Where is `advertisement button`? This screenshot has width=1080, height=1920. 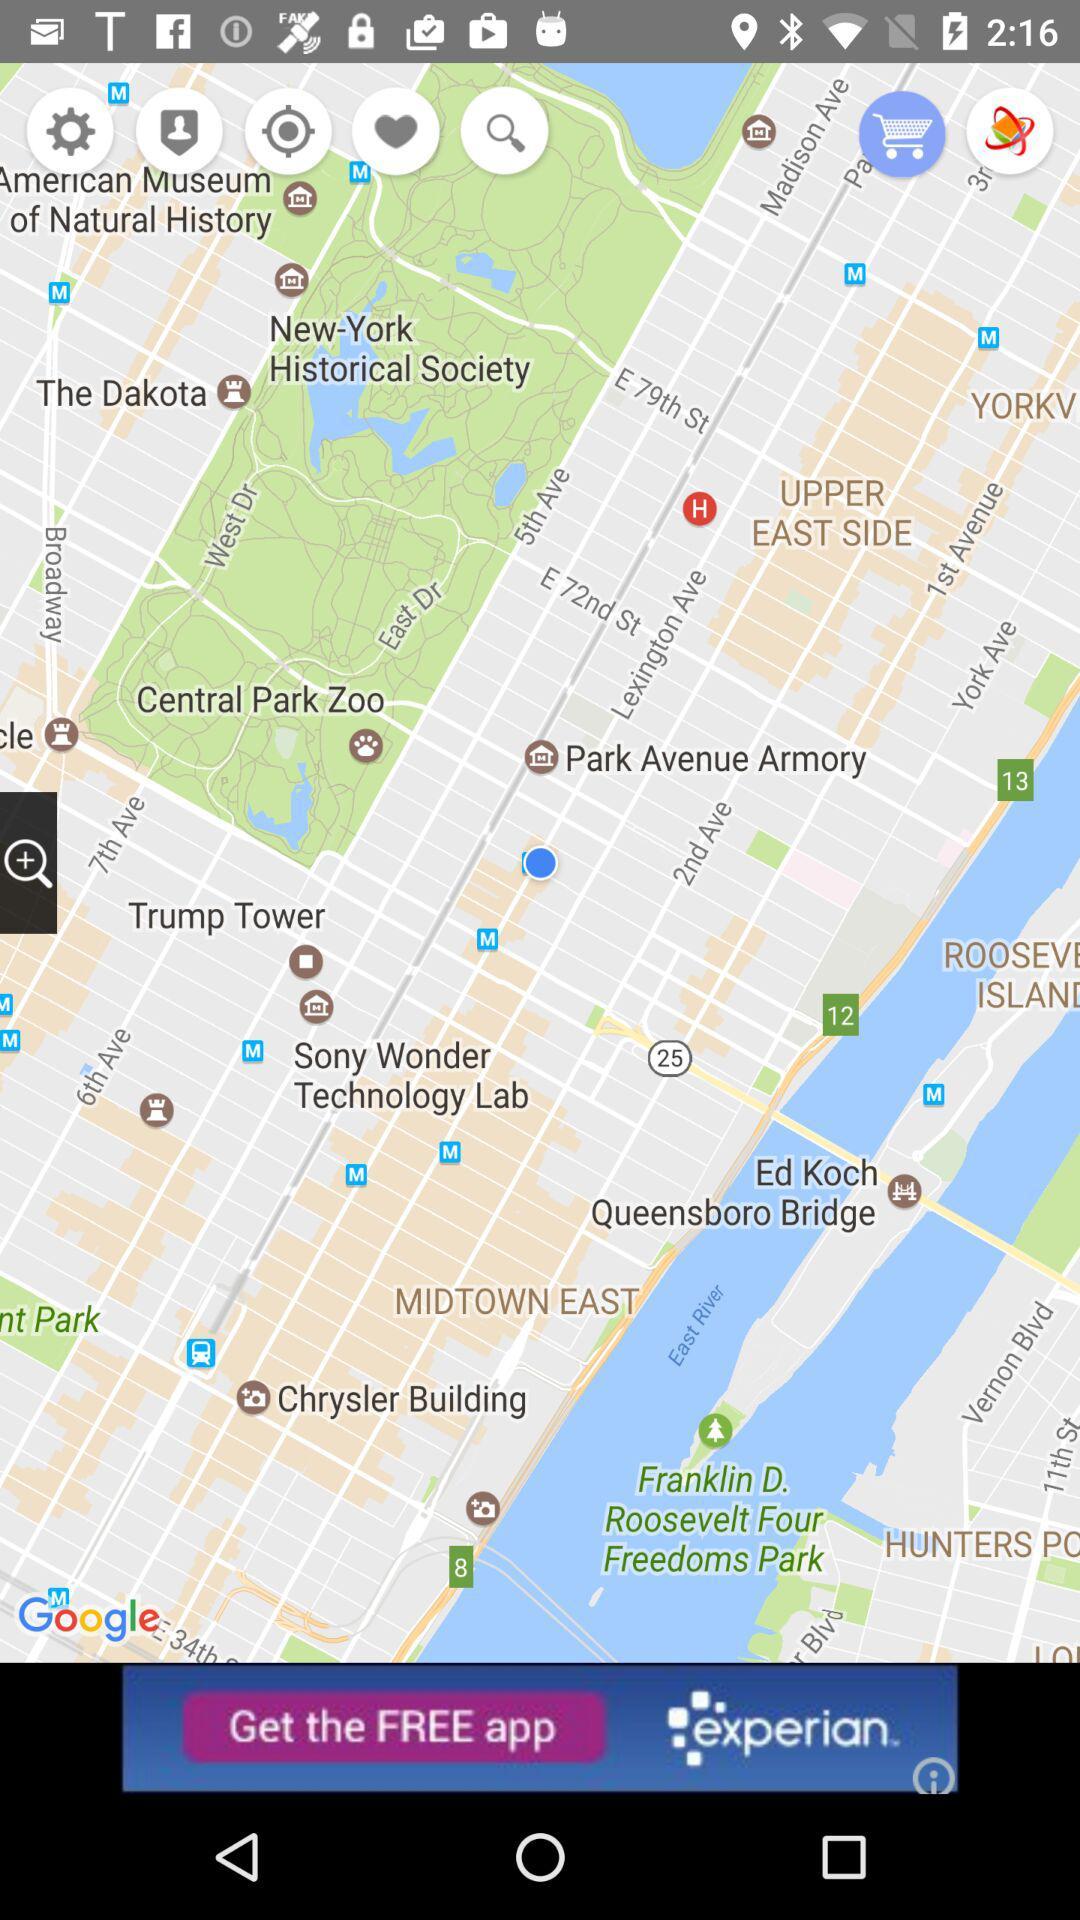
advertisement button is located at coordinates (540, 1727).